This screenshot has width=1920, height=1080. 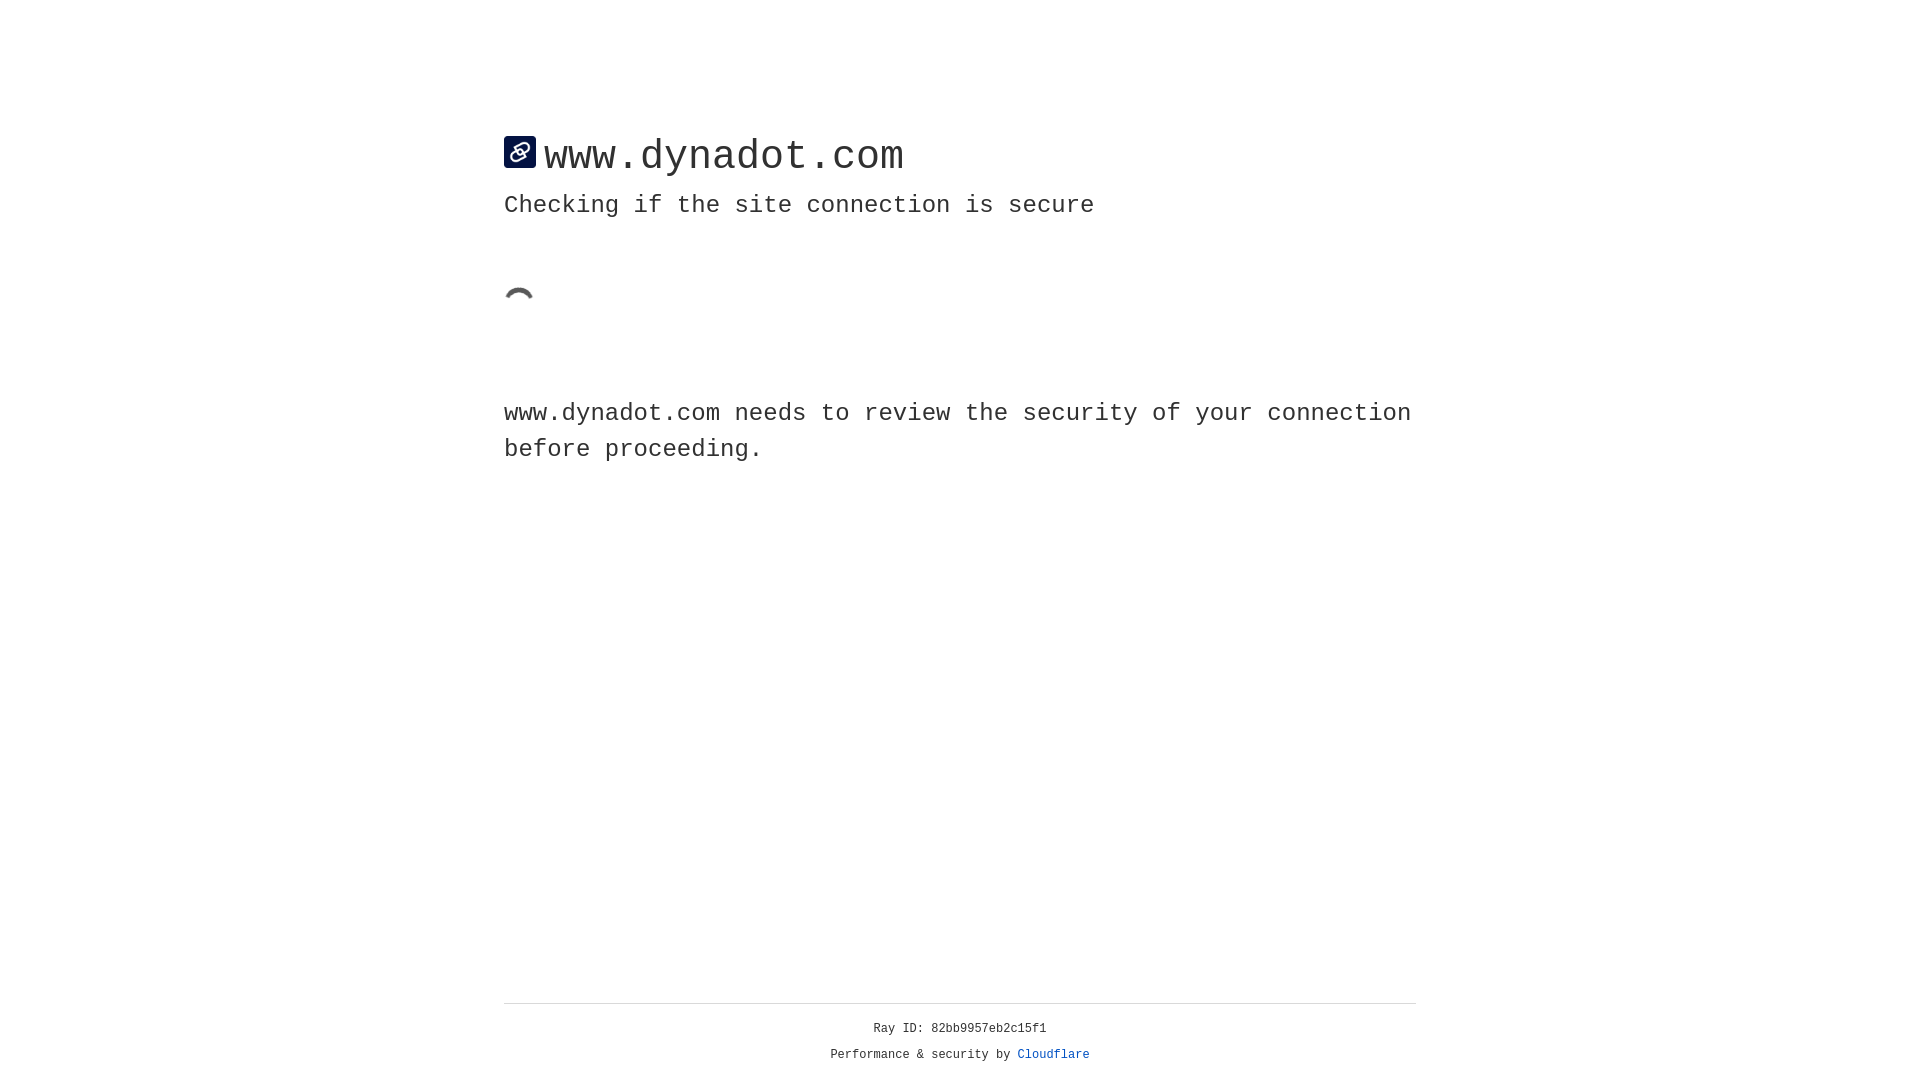 I want to click on 'Cloudflare', so click(x=1017, y=1054).